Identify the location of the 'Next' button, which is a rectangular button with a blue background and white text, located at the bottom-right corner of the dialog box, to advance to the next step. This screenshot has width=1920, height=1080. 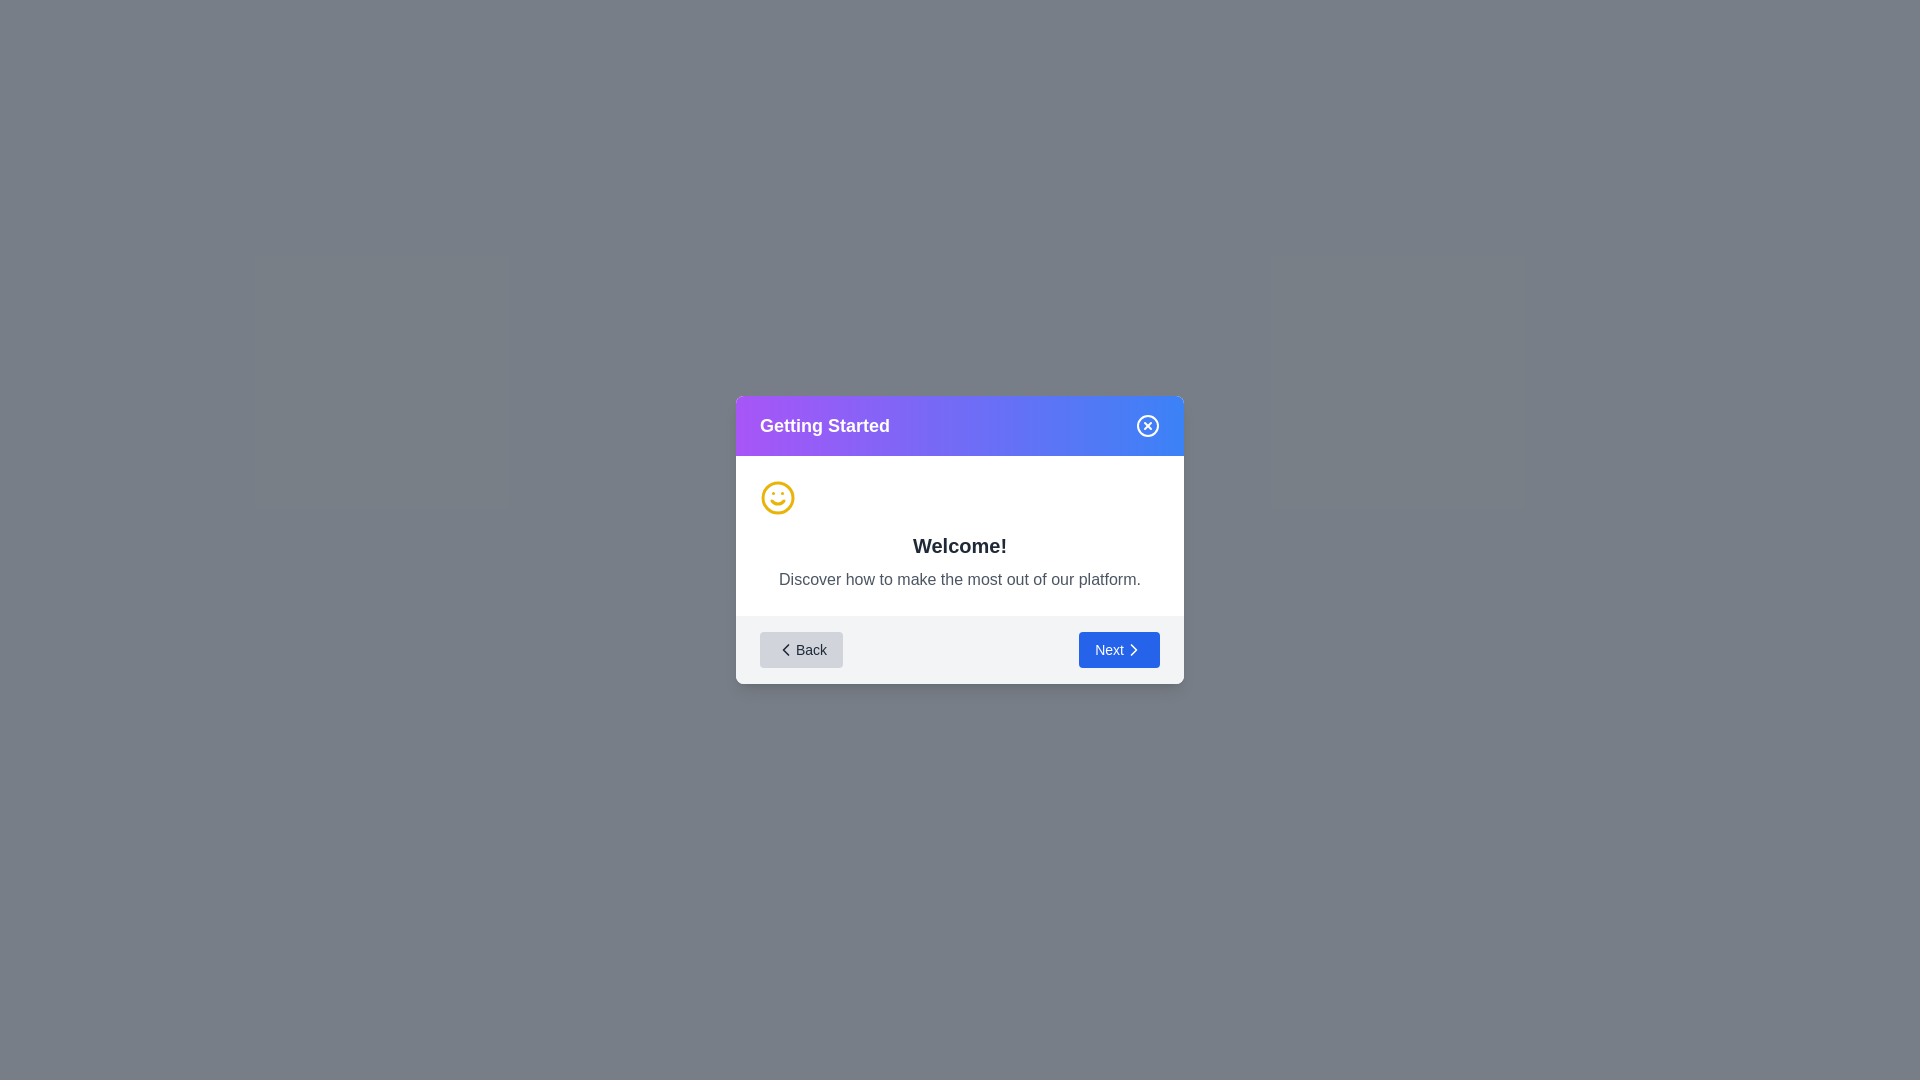
(1117, 650).